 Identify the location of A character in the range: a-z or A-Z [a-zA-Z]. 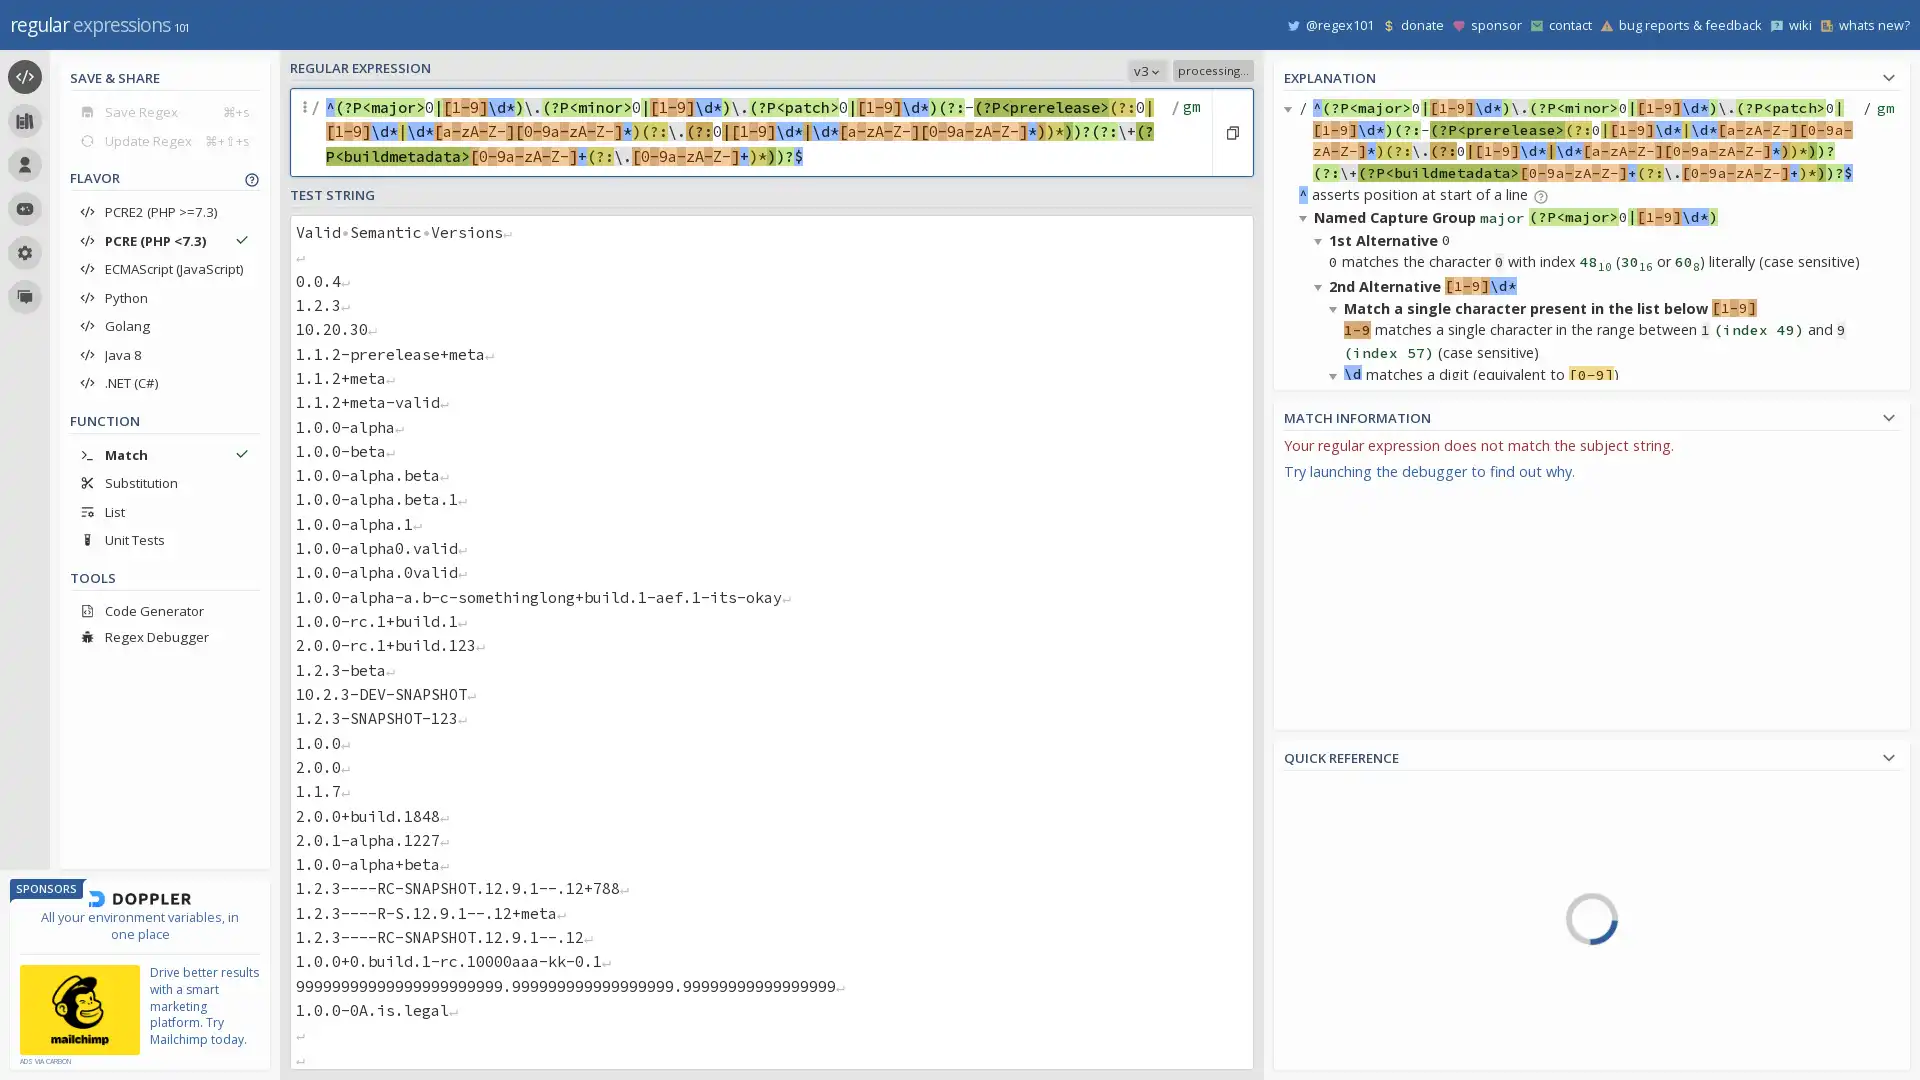
(1691, 906).